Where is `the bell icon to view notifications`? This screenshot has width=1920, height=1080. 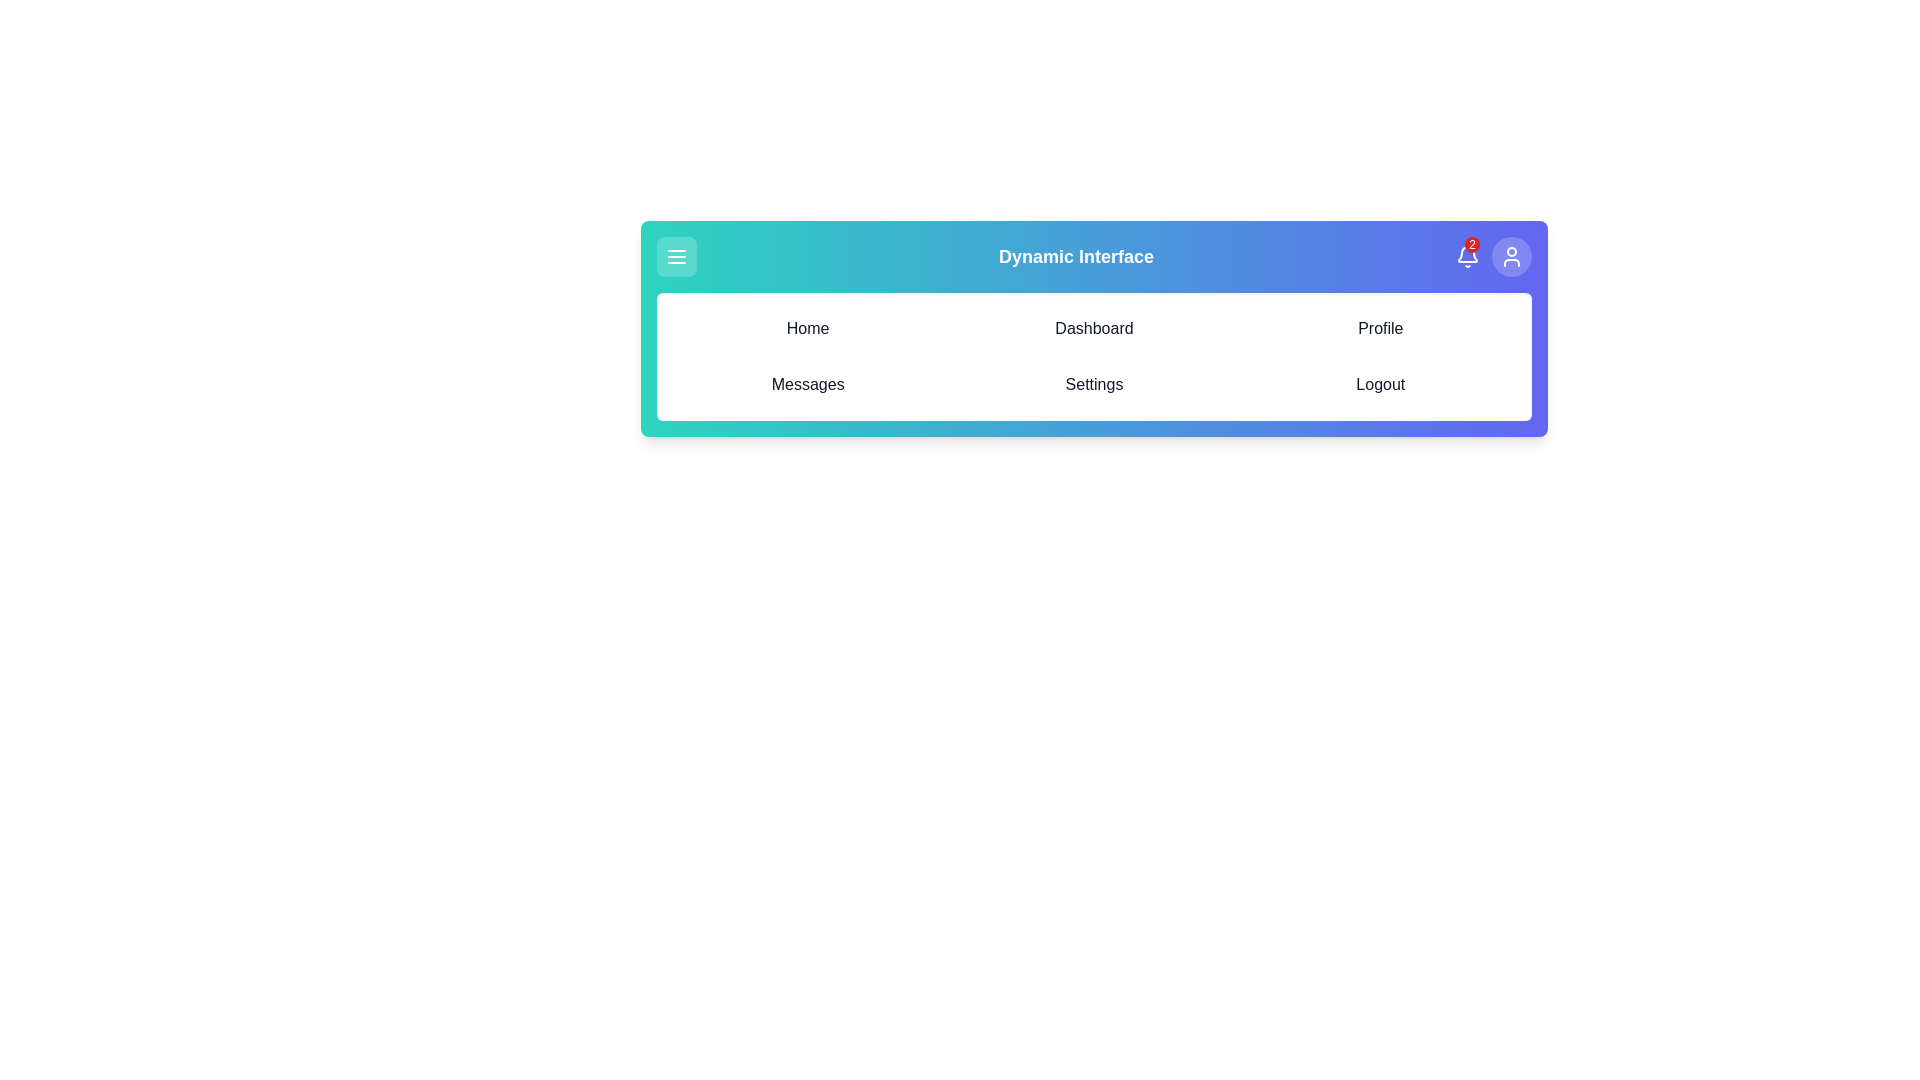 the bell icon to view notifications is located at coordinates (1468, 256).